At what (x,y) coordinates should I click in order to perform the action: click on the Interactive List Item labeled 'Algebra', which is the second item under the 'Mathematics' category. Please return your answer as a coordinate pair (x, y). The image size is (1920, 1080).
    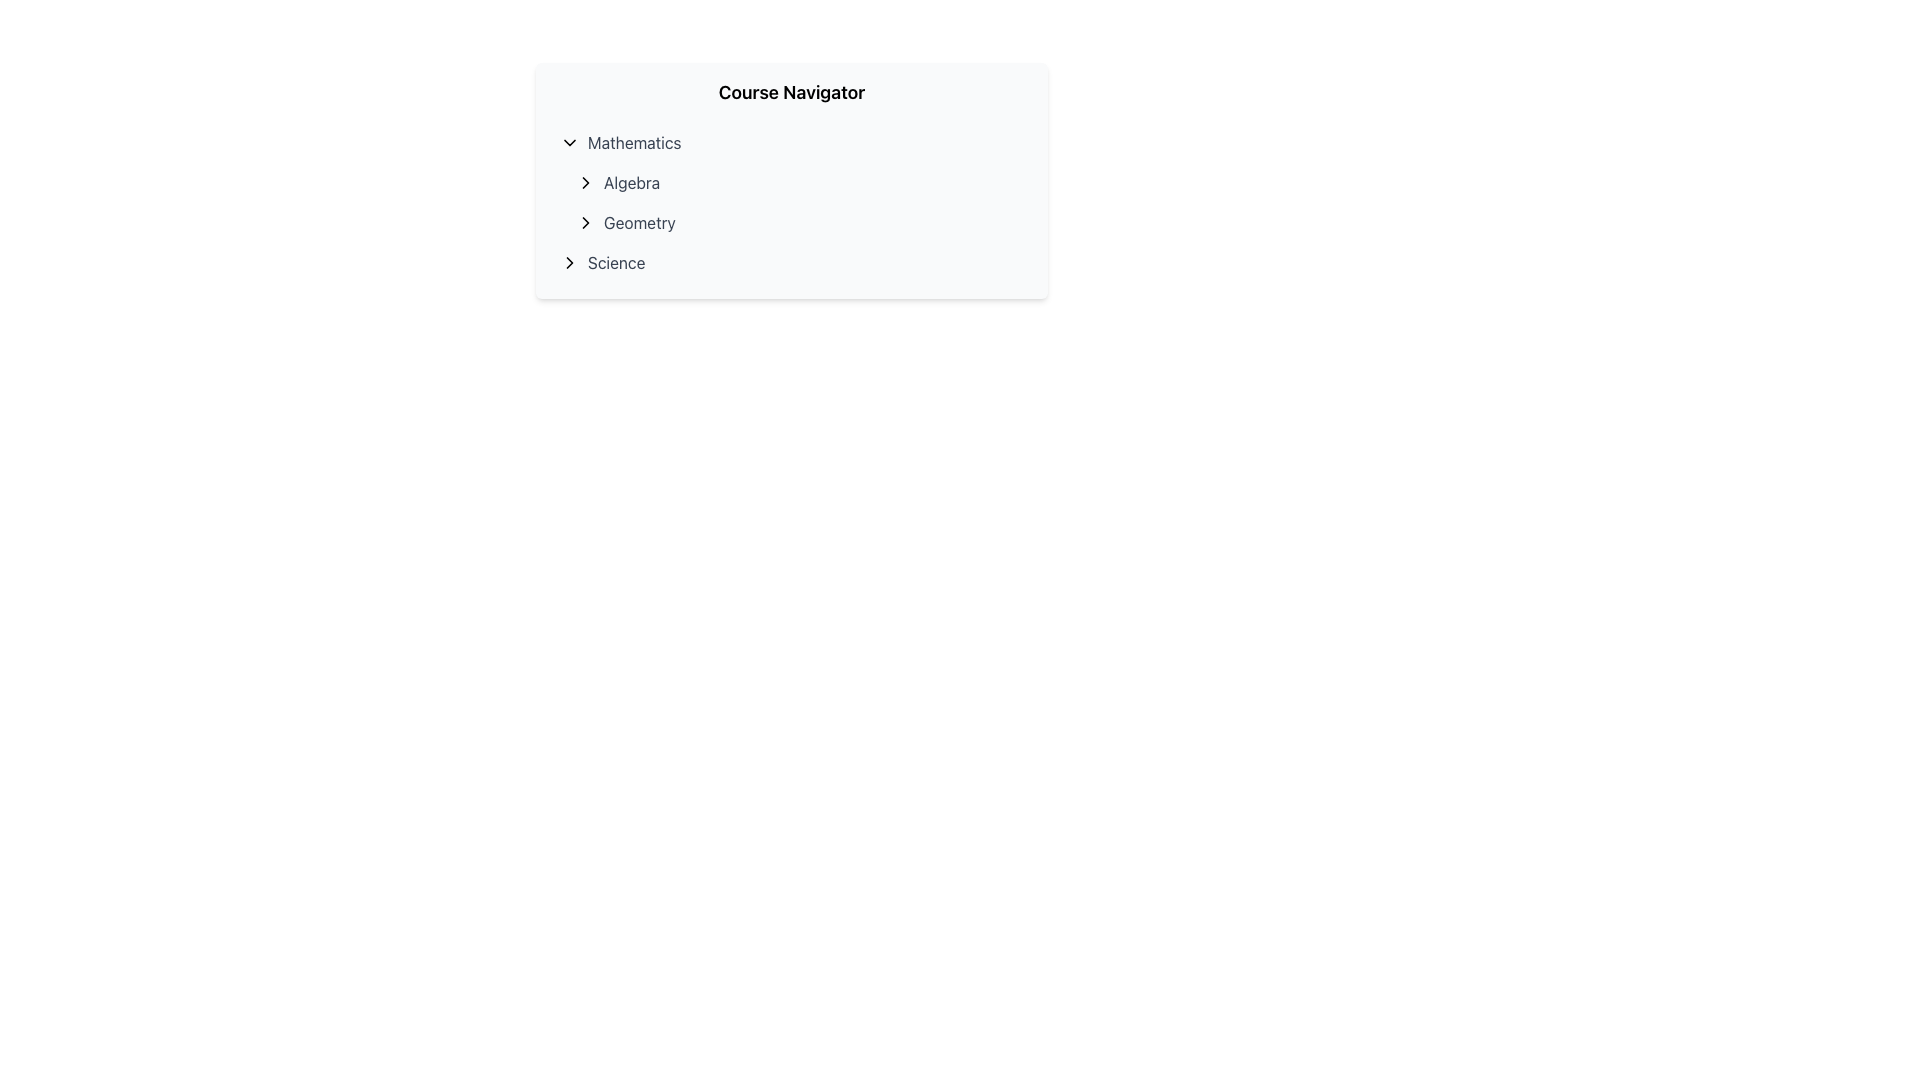
    Looking at the image, I should click on (800, 182).